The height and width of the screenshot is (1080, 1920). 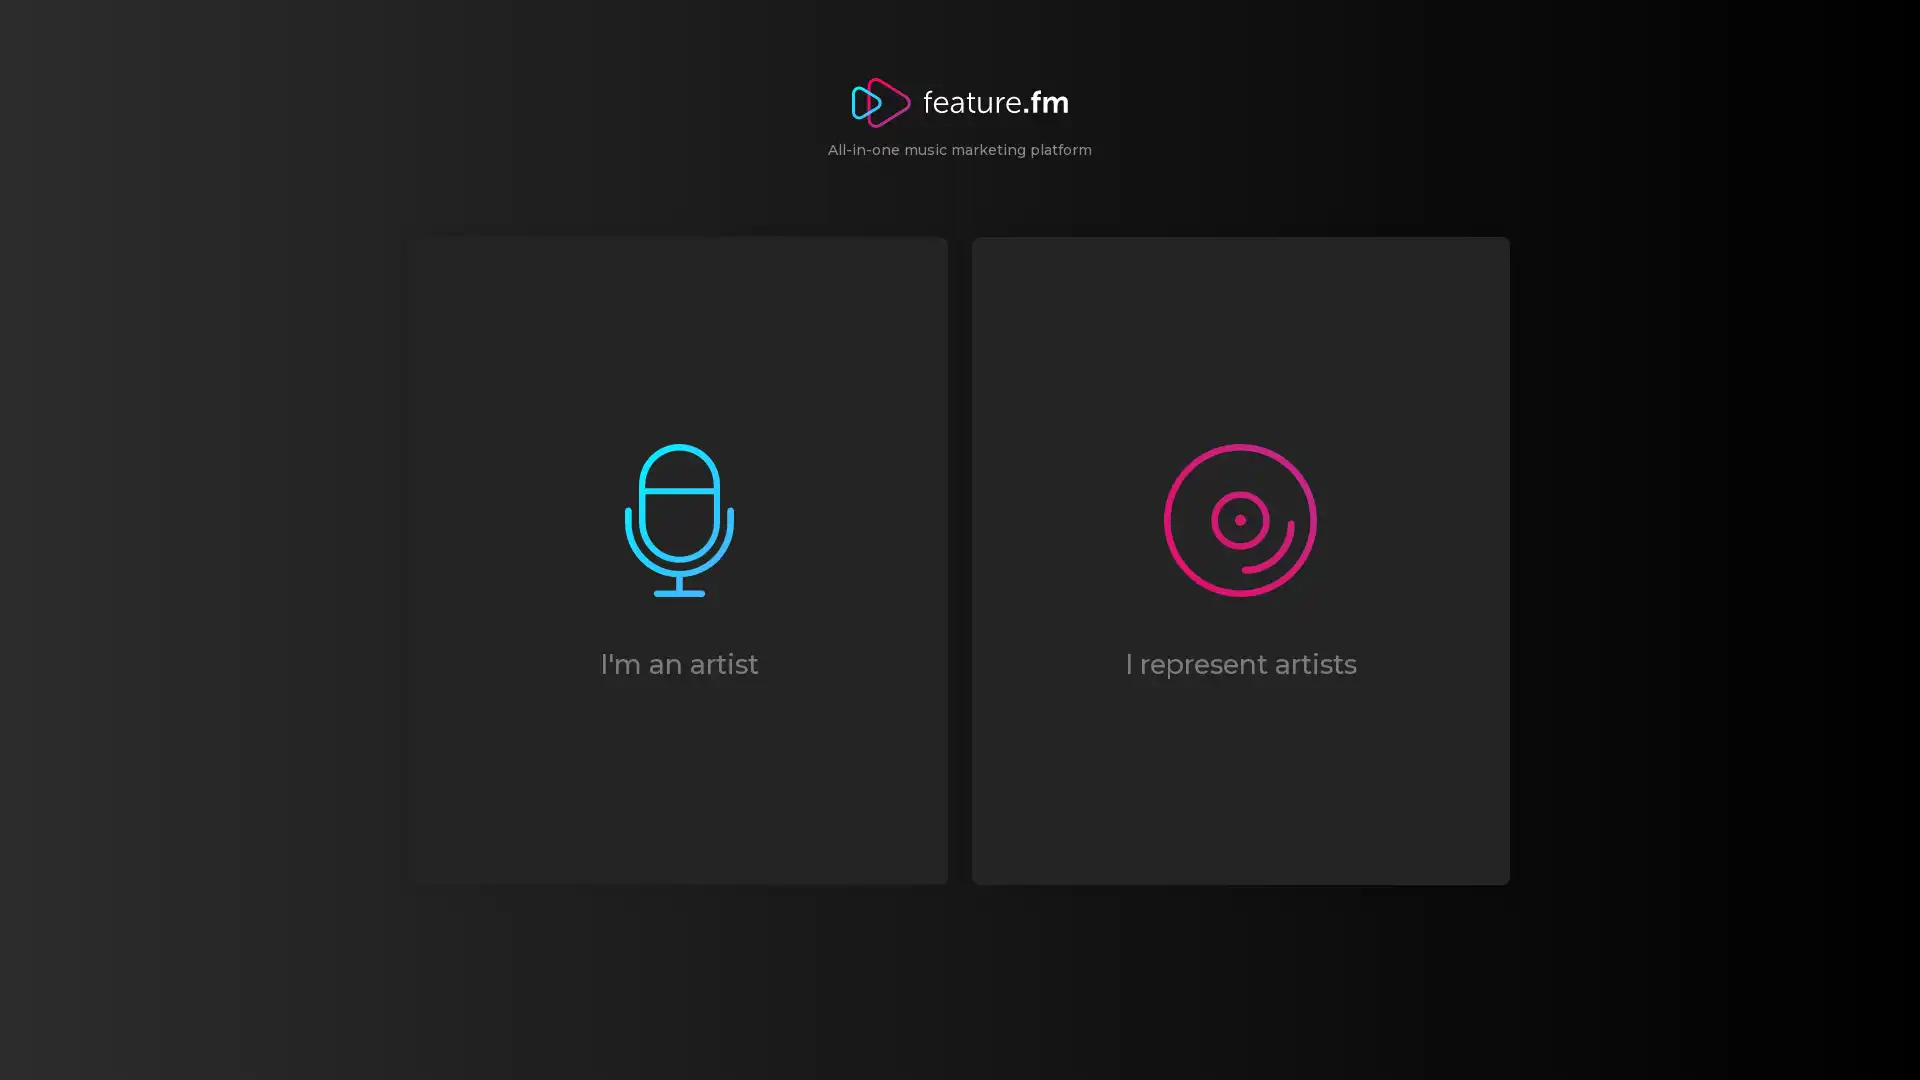 What do you see at coordinates (1239, 560) in the screenshot?
I see `I represent artists` at bounding box center [1239, 560].